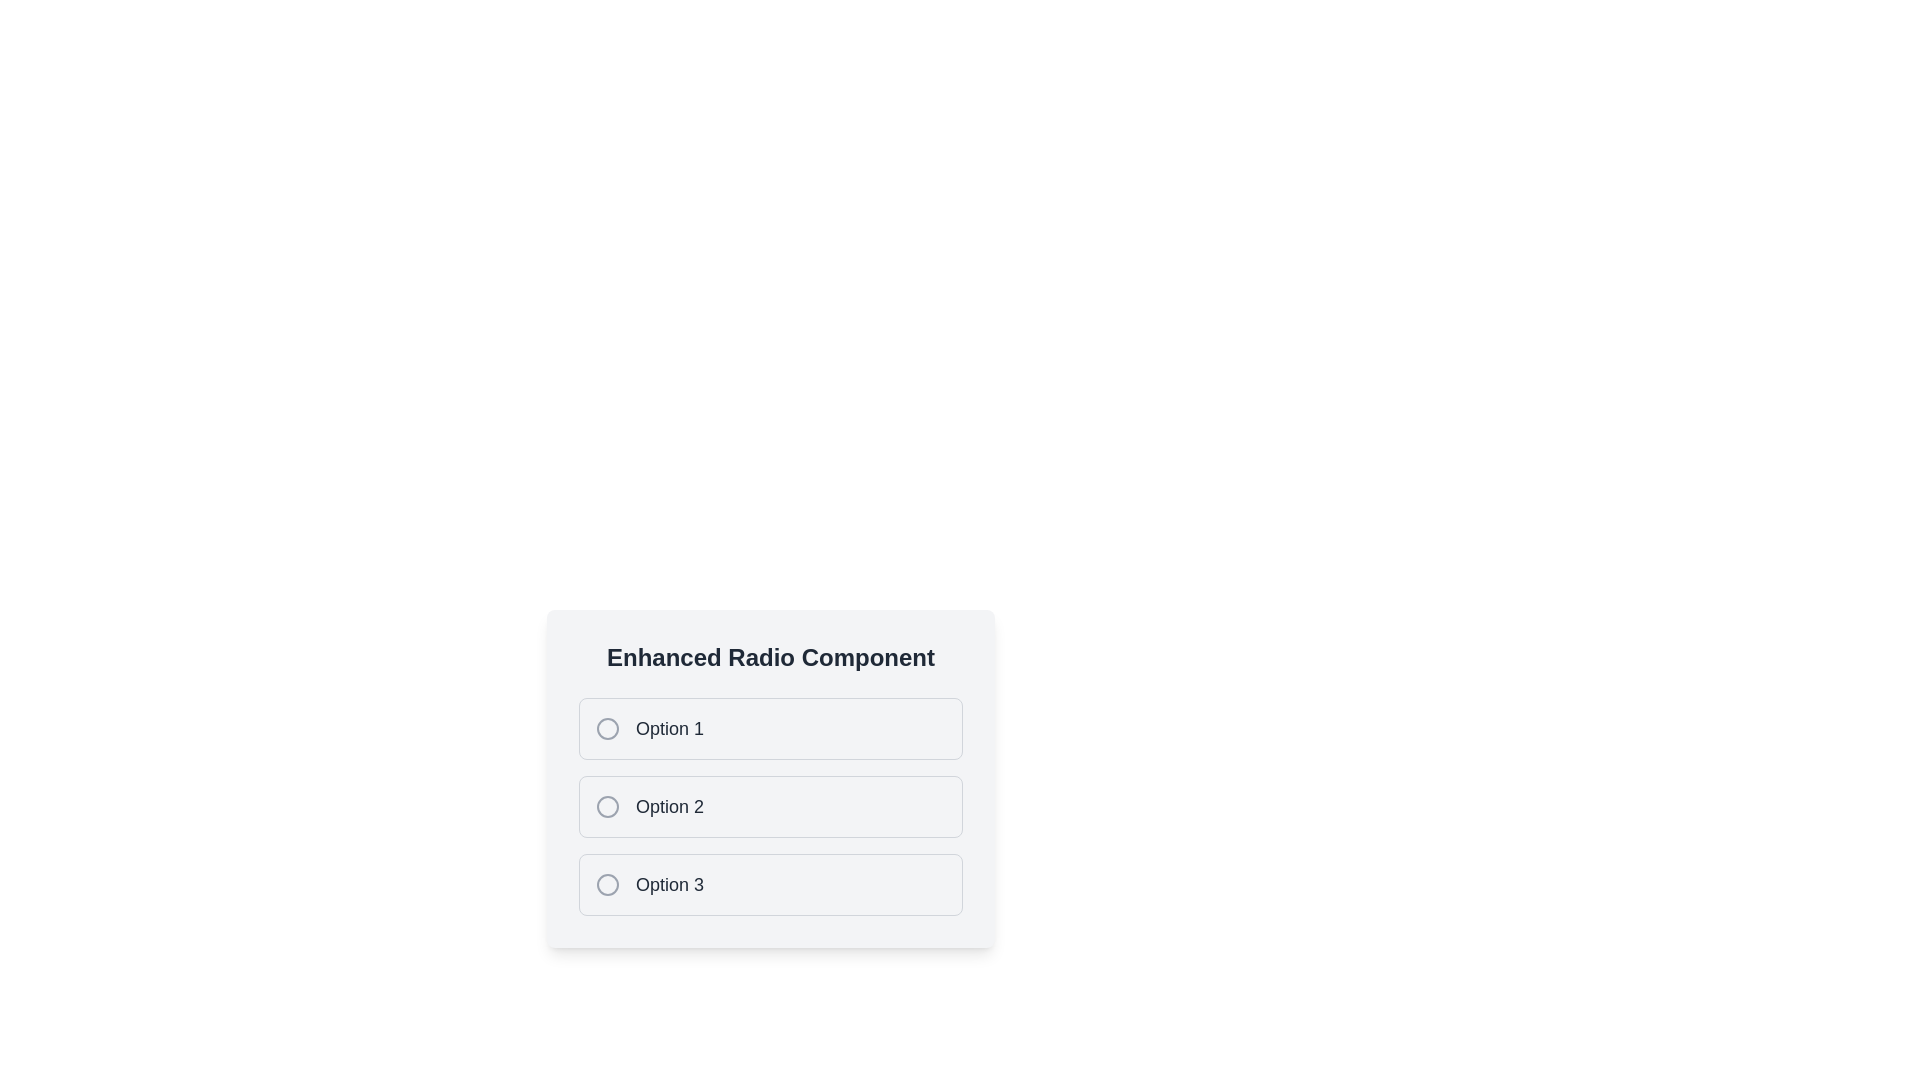 The image size is (1920, 1080). What do you see at coordinates (770, 729) in the screenshot?
I see `the first radio button option in the 'Enhanced Radio Component'` at bounding box center [770, 729].